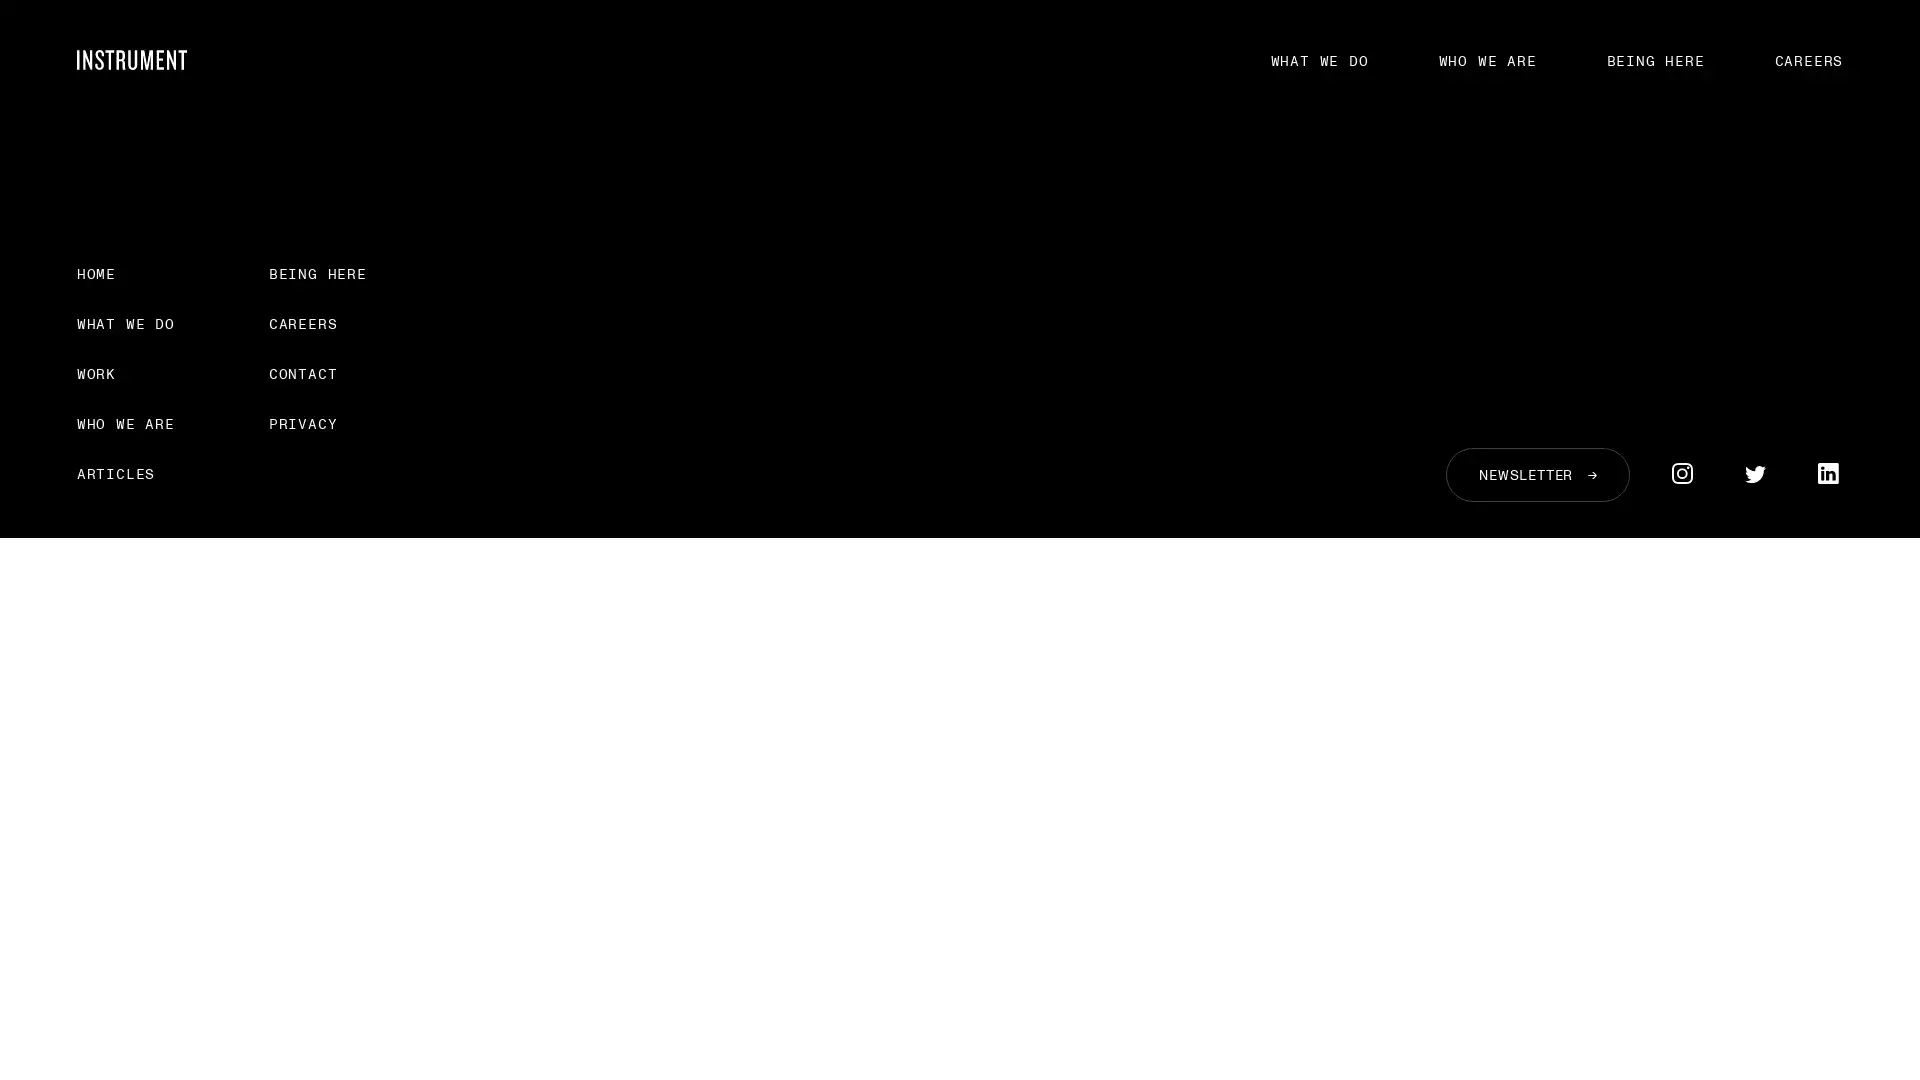 This screenshot has height=1080, width=1920. Describe the element at coordinates (1536, 474) in the screenshot. I see `NEWSLETTER` at that location.